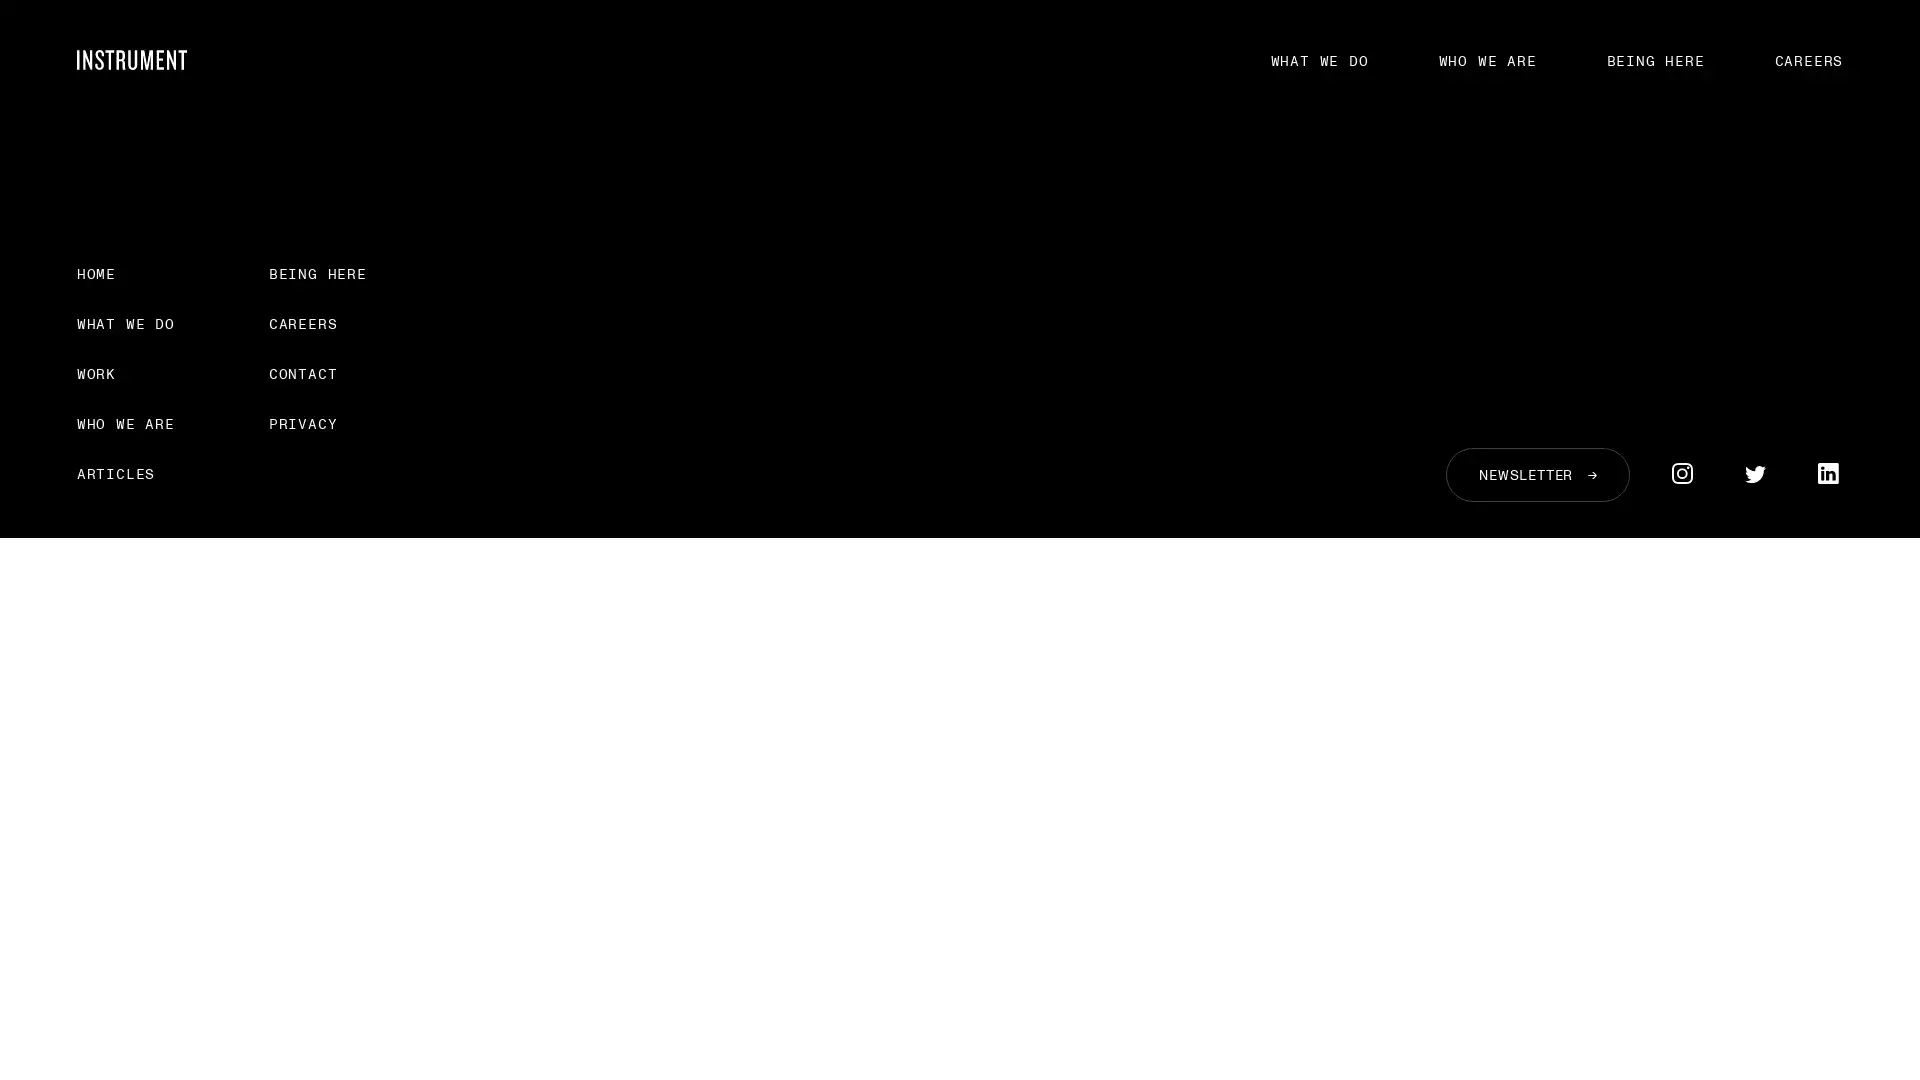 This screenshot has height=1080, width=1920. Describe the element at coordinates (1536, 474) in the screenshot. I see `NEWSLETTER` at that location.